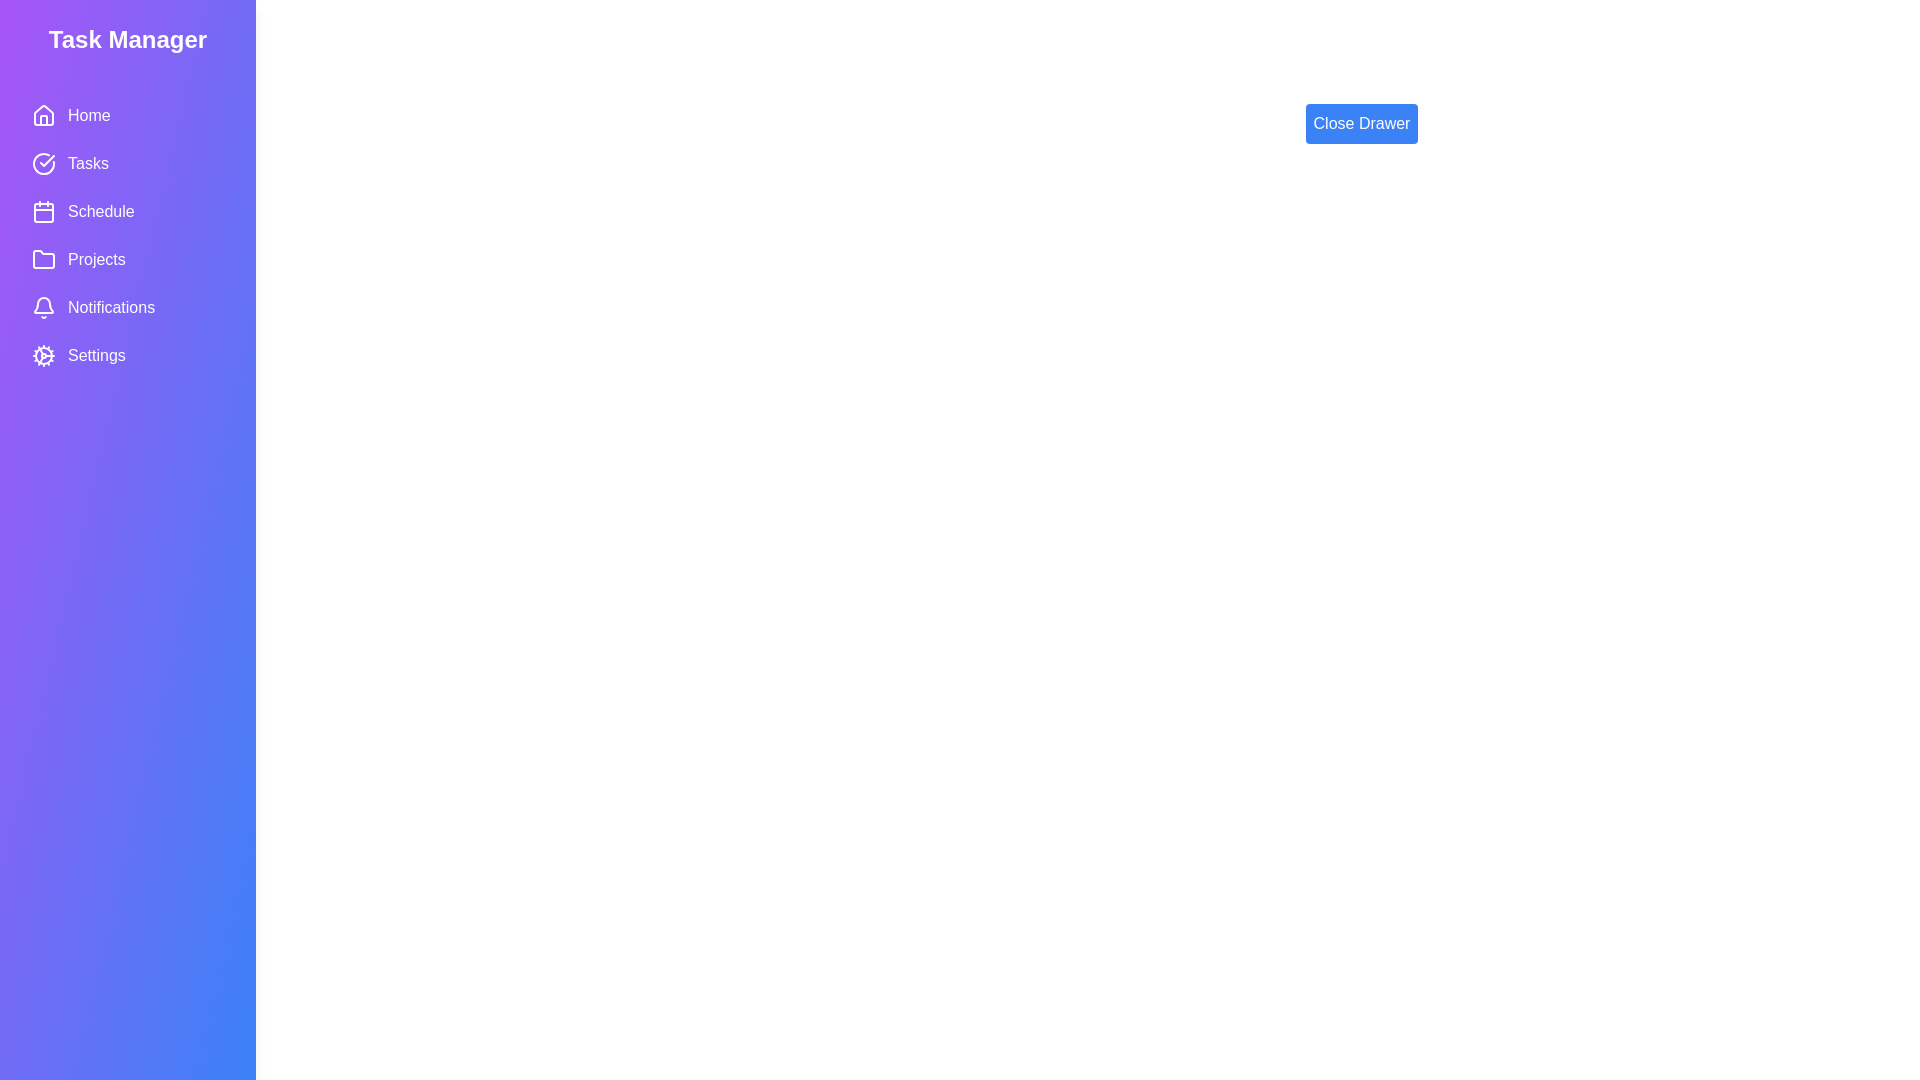 Image resolution: width=1920 pixels, height=1080 pixels. I want to click on the menu item Notifications from the Task Manager Drawer, so click(127, 308).